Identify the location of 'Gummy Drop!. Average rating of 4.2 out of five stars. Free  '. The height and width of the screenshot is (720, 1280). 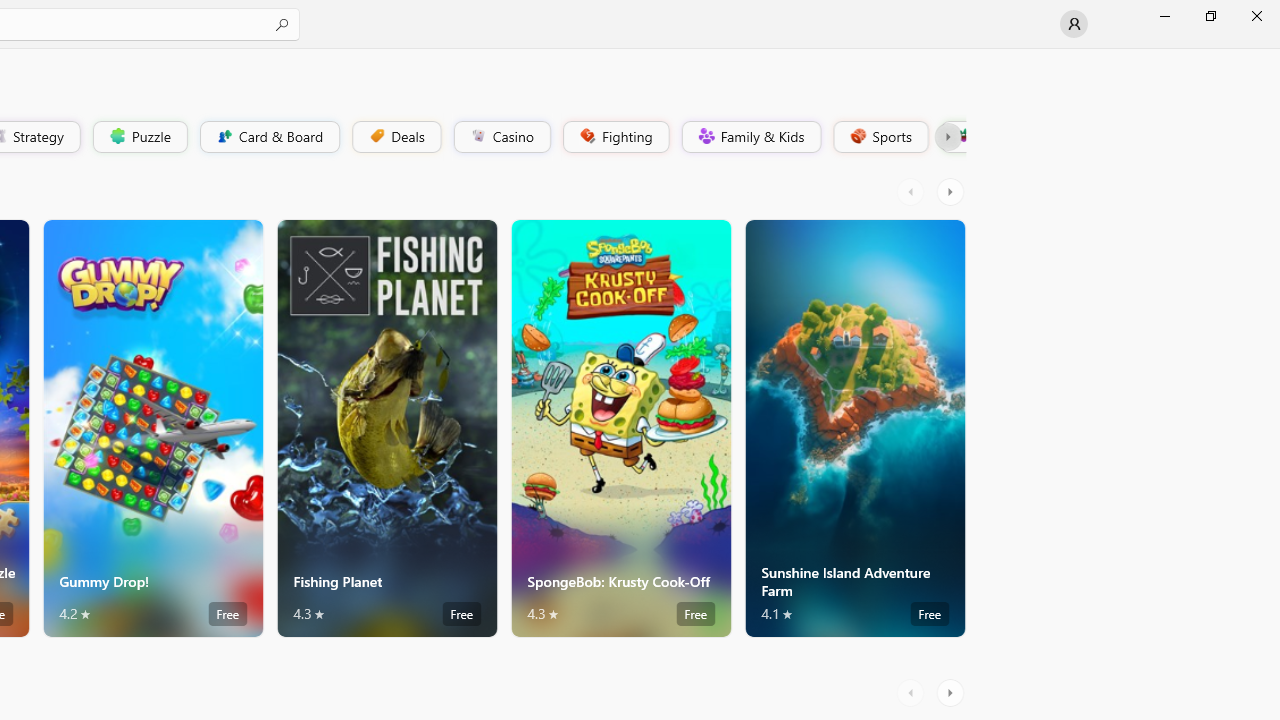
(151, 427).